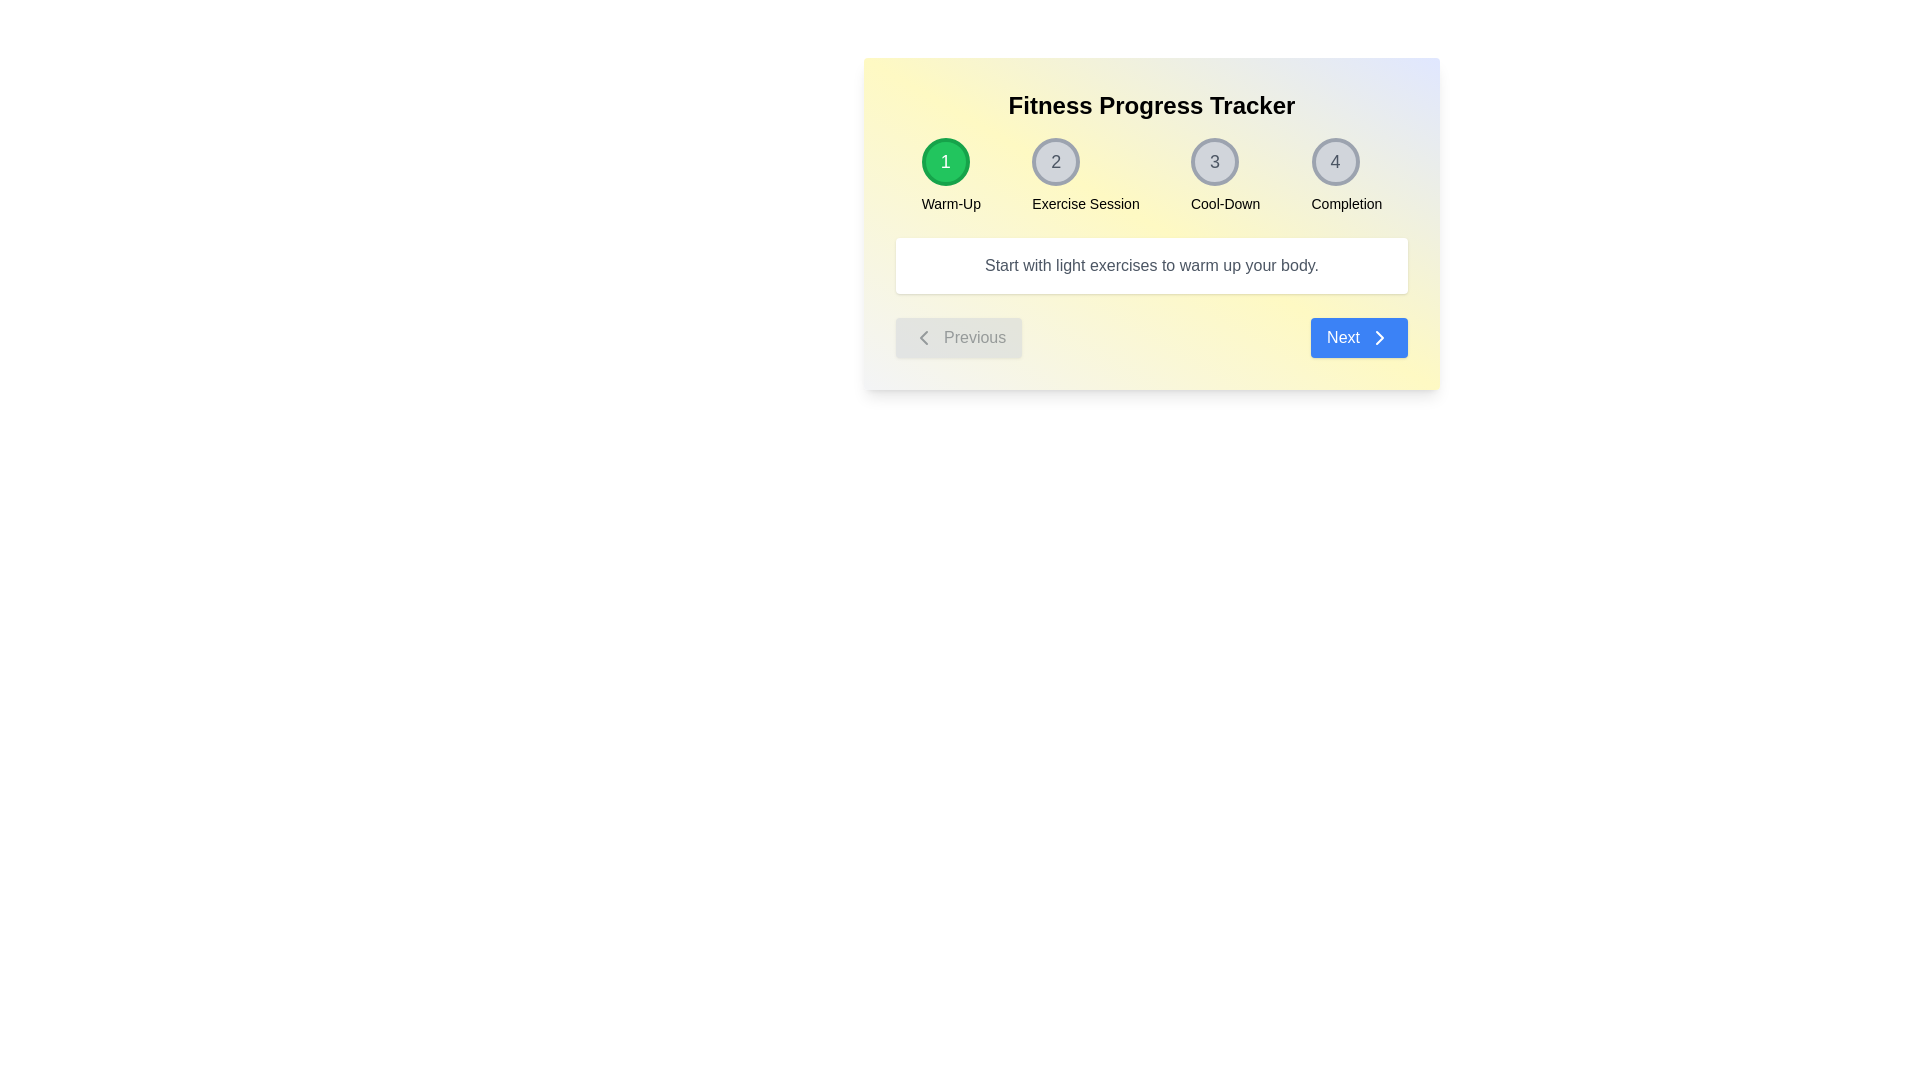 This screenshot has height=1080, width=1920. Describe the element at coordinates (1152, 265) in the screenshot. I see `instructions displayed in the text block that contains the message 'Start with light exercises to warm up your body.' This text block is centrally positioned within a white rounded rectangle, part of the fitness progress tracker interface` at that location.